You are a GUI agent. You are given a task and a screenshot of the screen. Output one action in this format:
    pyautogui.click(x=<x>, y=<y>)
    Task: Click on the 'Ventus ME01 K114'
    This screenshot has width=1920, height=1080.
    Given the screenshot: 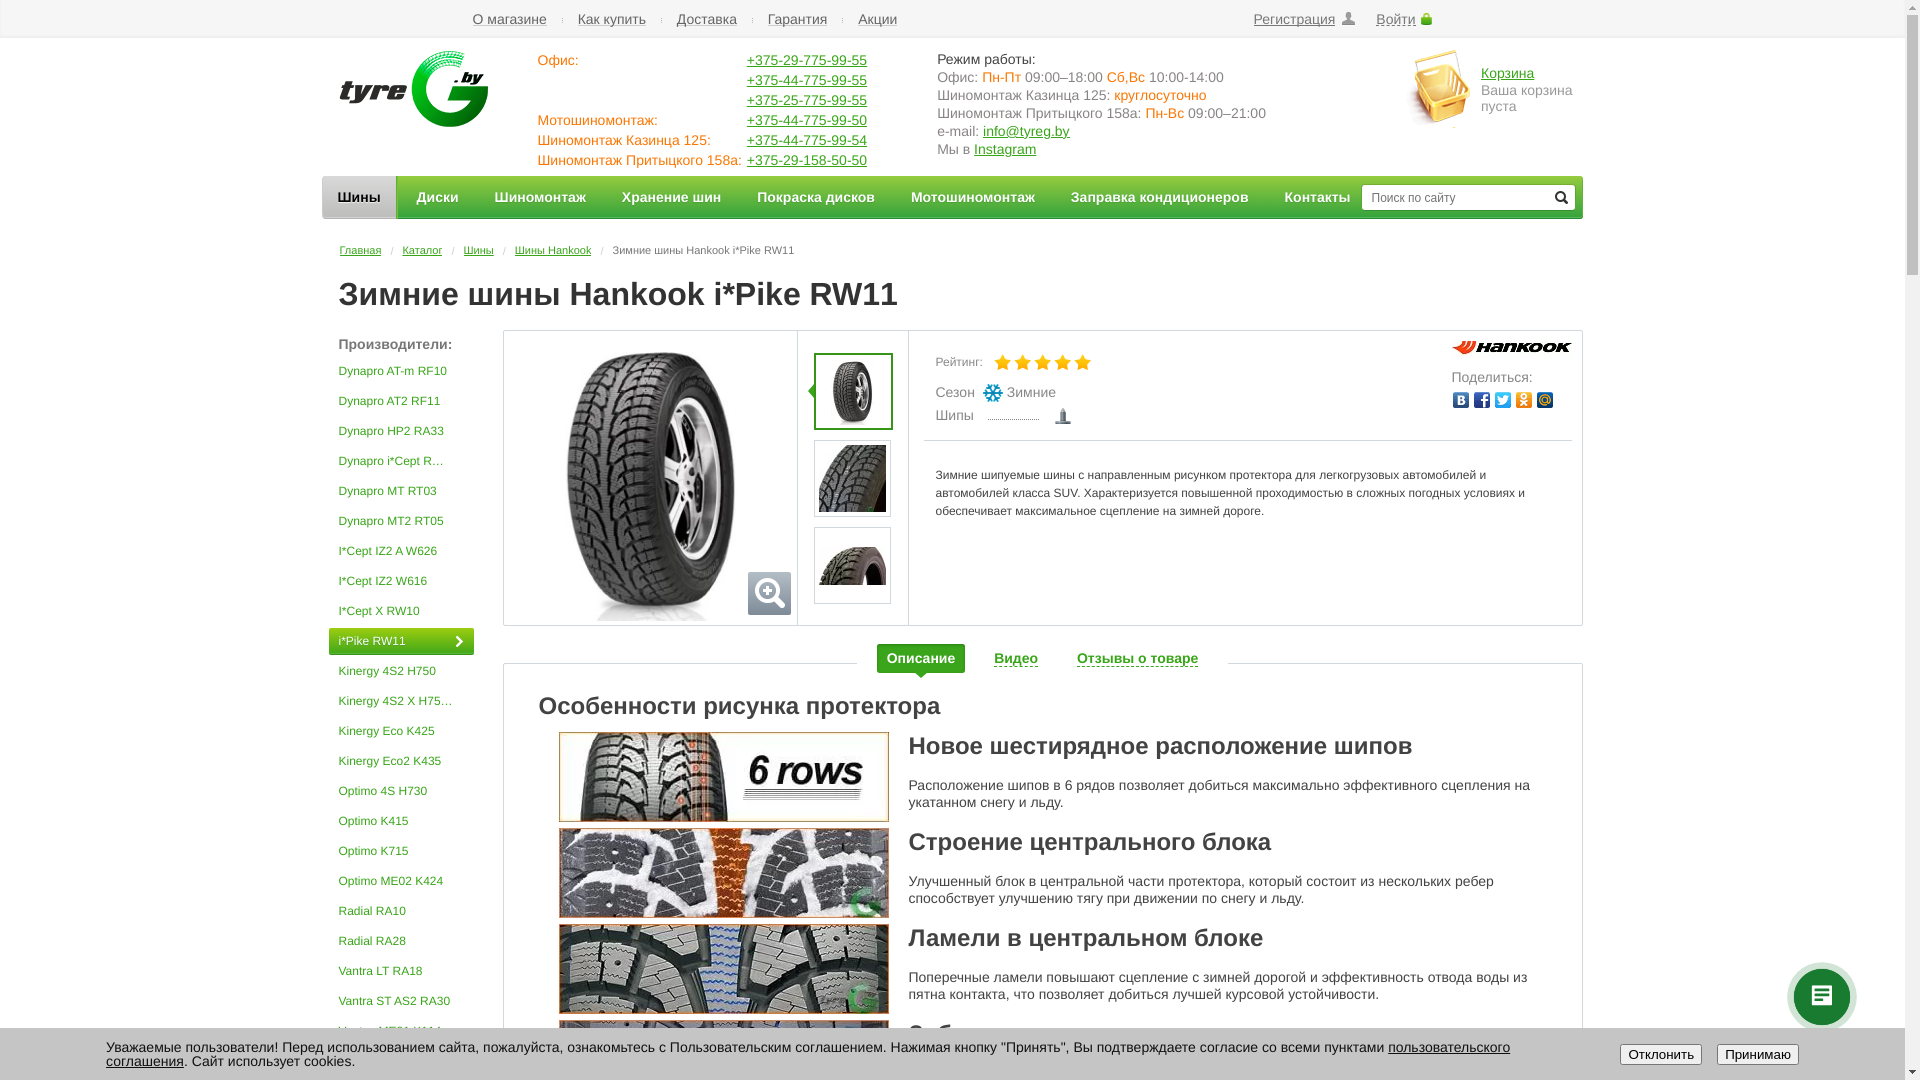 What is the action you would take?
    pyautogui.click(x=400, y=1031)
    